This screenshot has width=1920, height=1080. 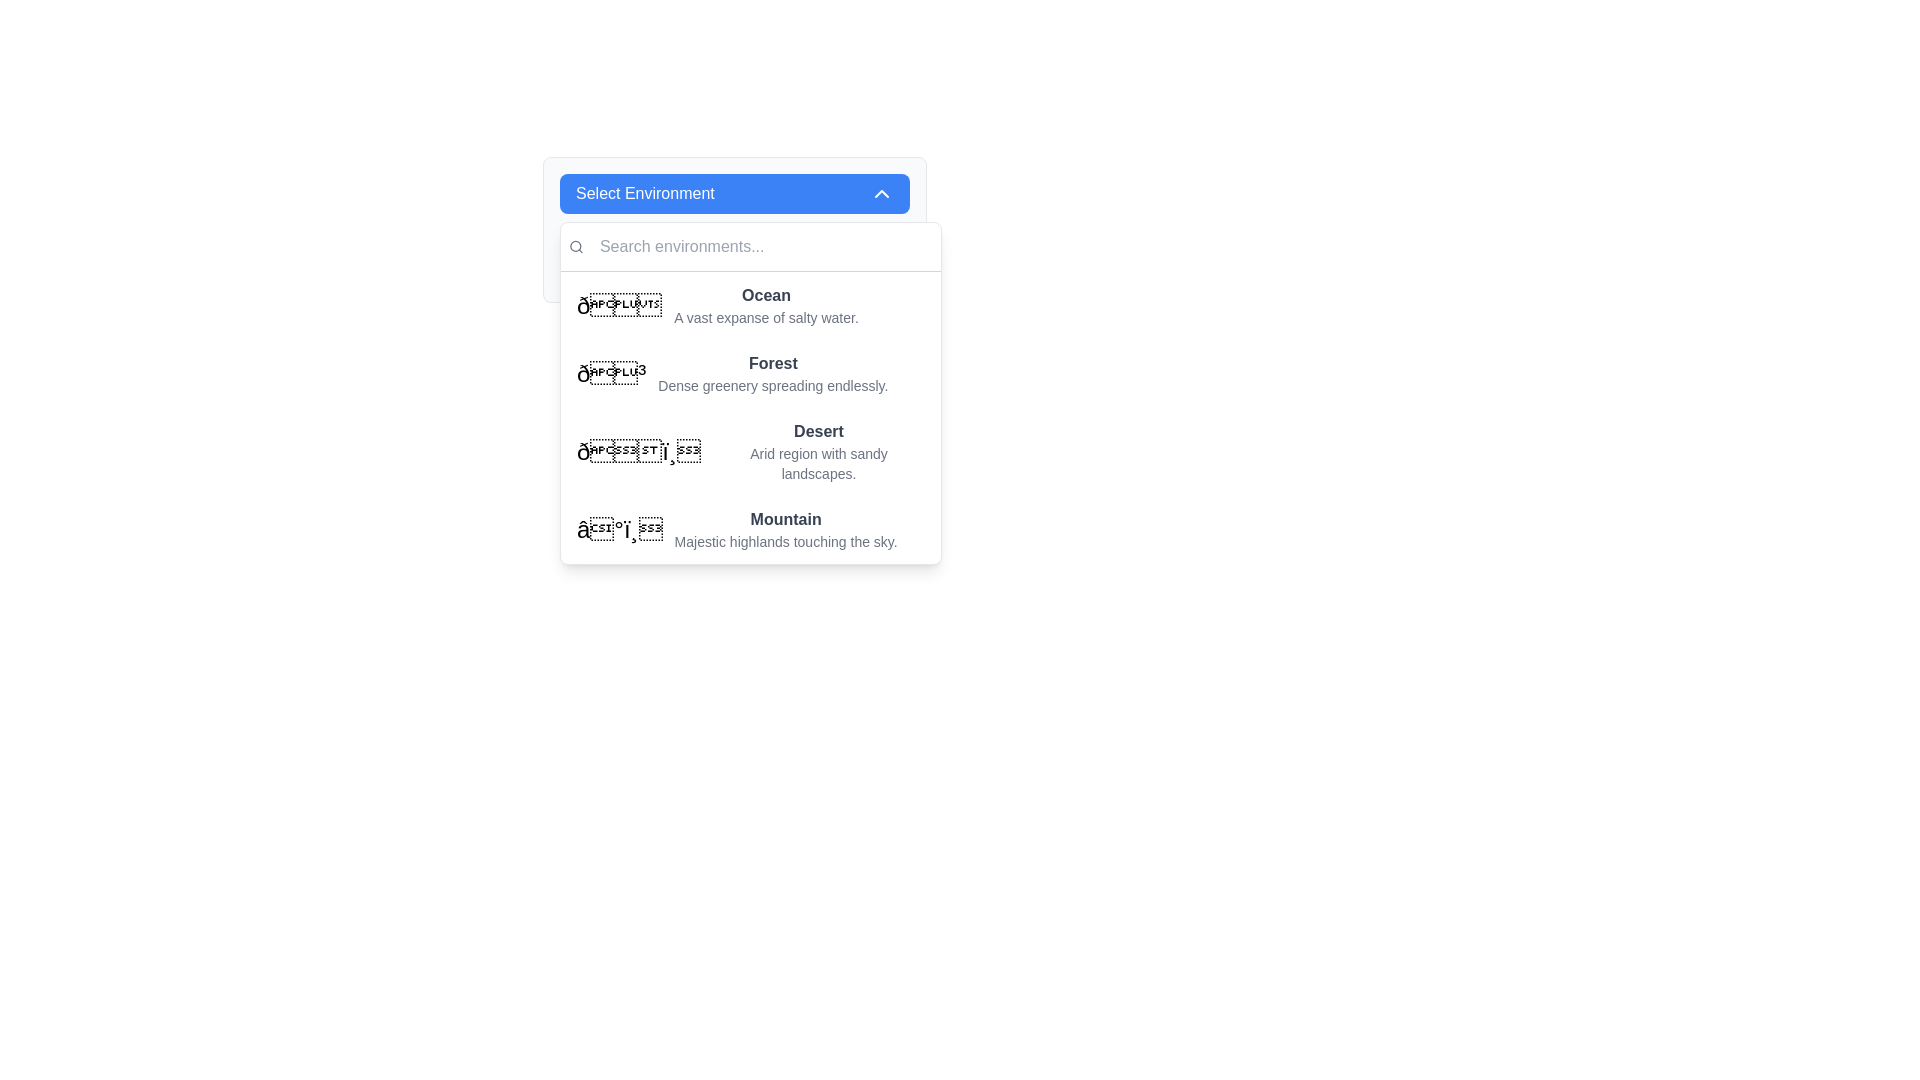 What do you see at coordinates (736, 528) in the screenshot?
I see `the last list item in the 'Select Environment' dropdown menu, which represents the 'Mountain' environment with a bold title and a descriptive text` at bounding box center [736, 528].